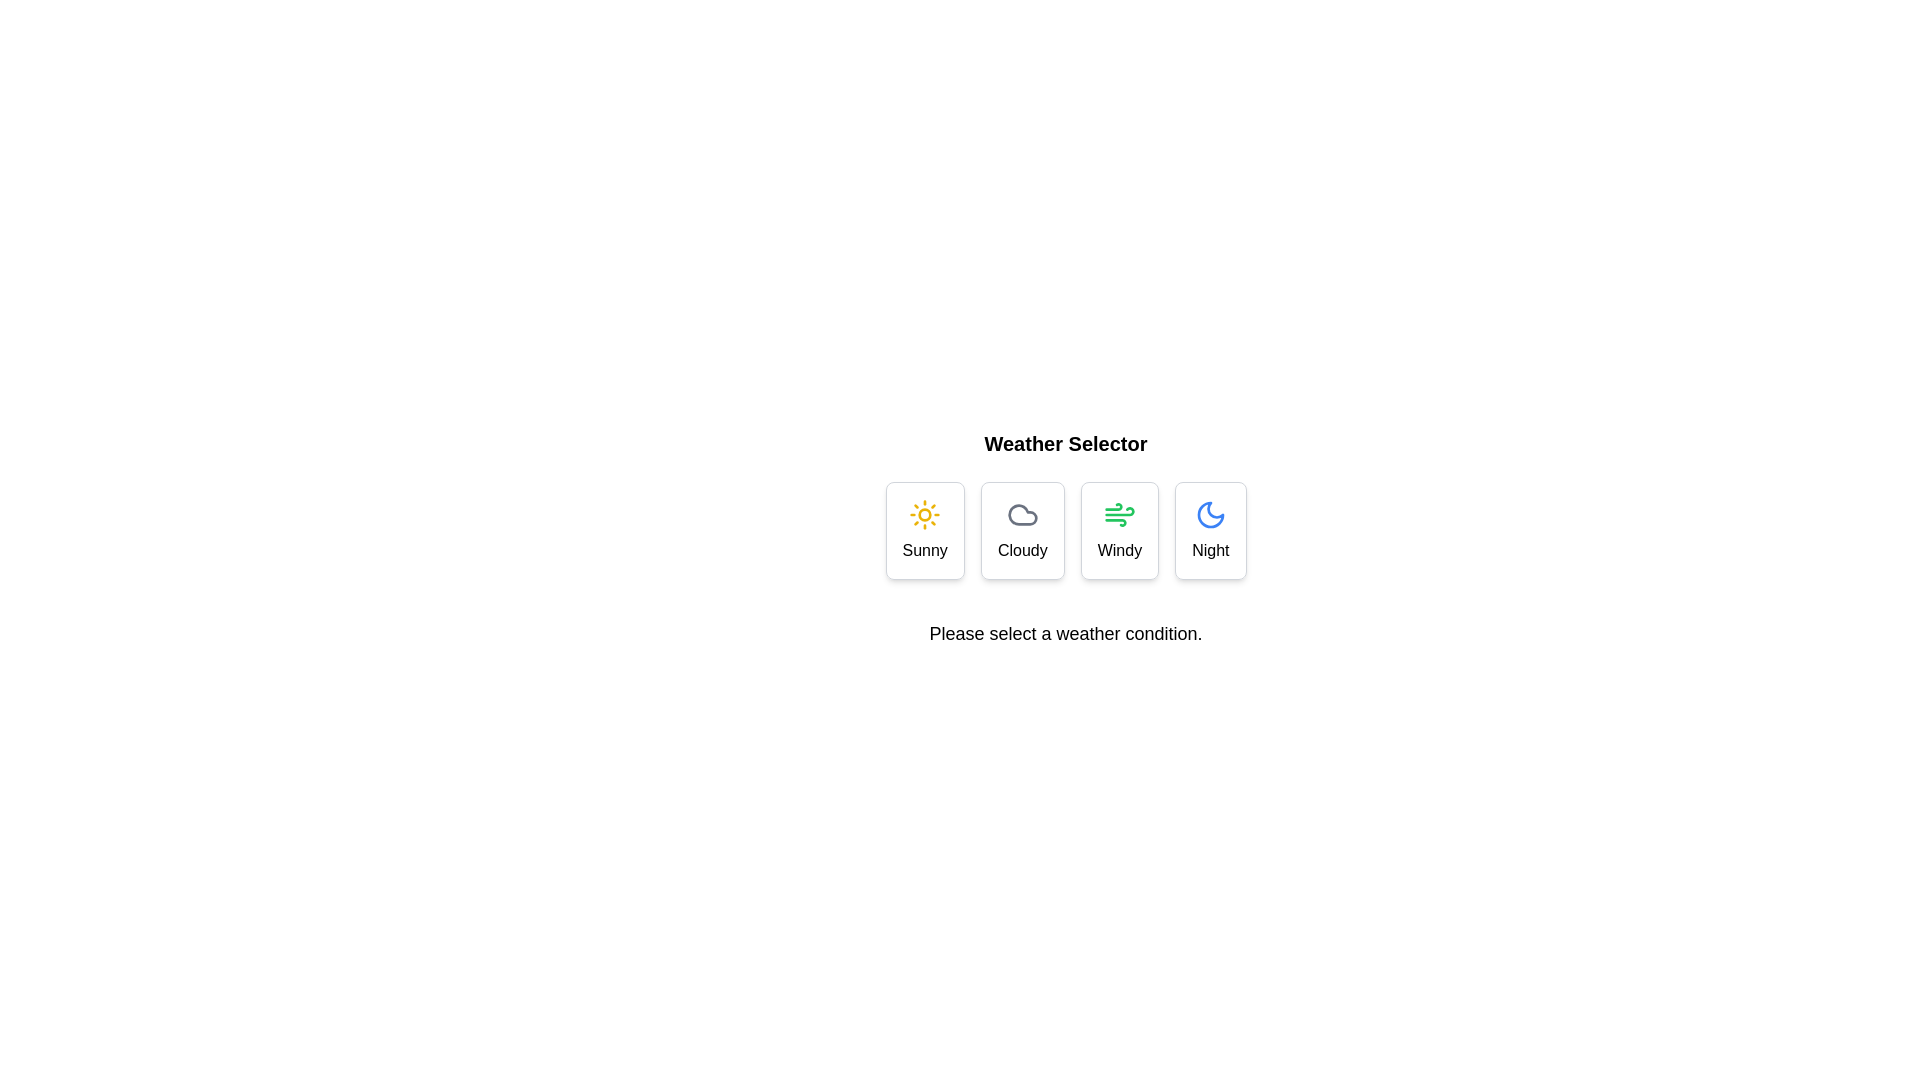 This screenshot has width=1920, height=1080. What do you see at coordinates (924, 514) in the screenshot?
I see `the central circle of the sun icon, which represents the 'Sunny' weather selection option in the Weather Selector` at bounding box center [924, 514].